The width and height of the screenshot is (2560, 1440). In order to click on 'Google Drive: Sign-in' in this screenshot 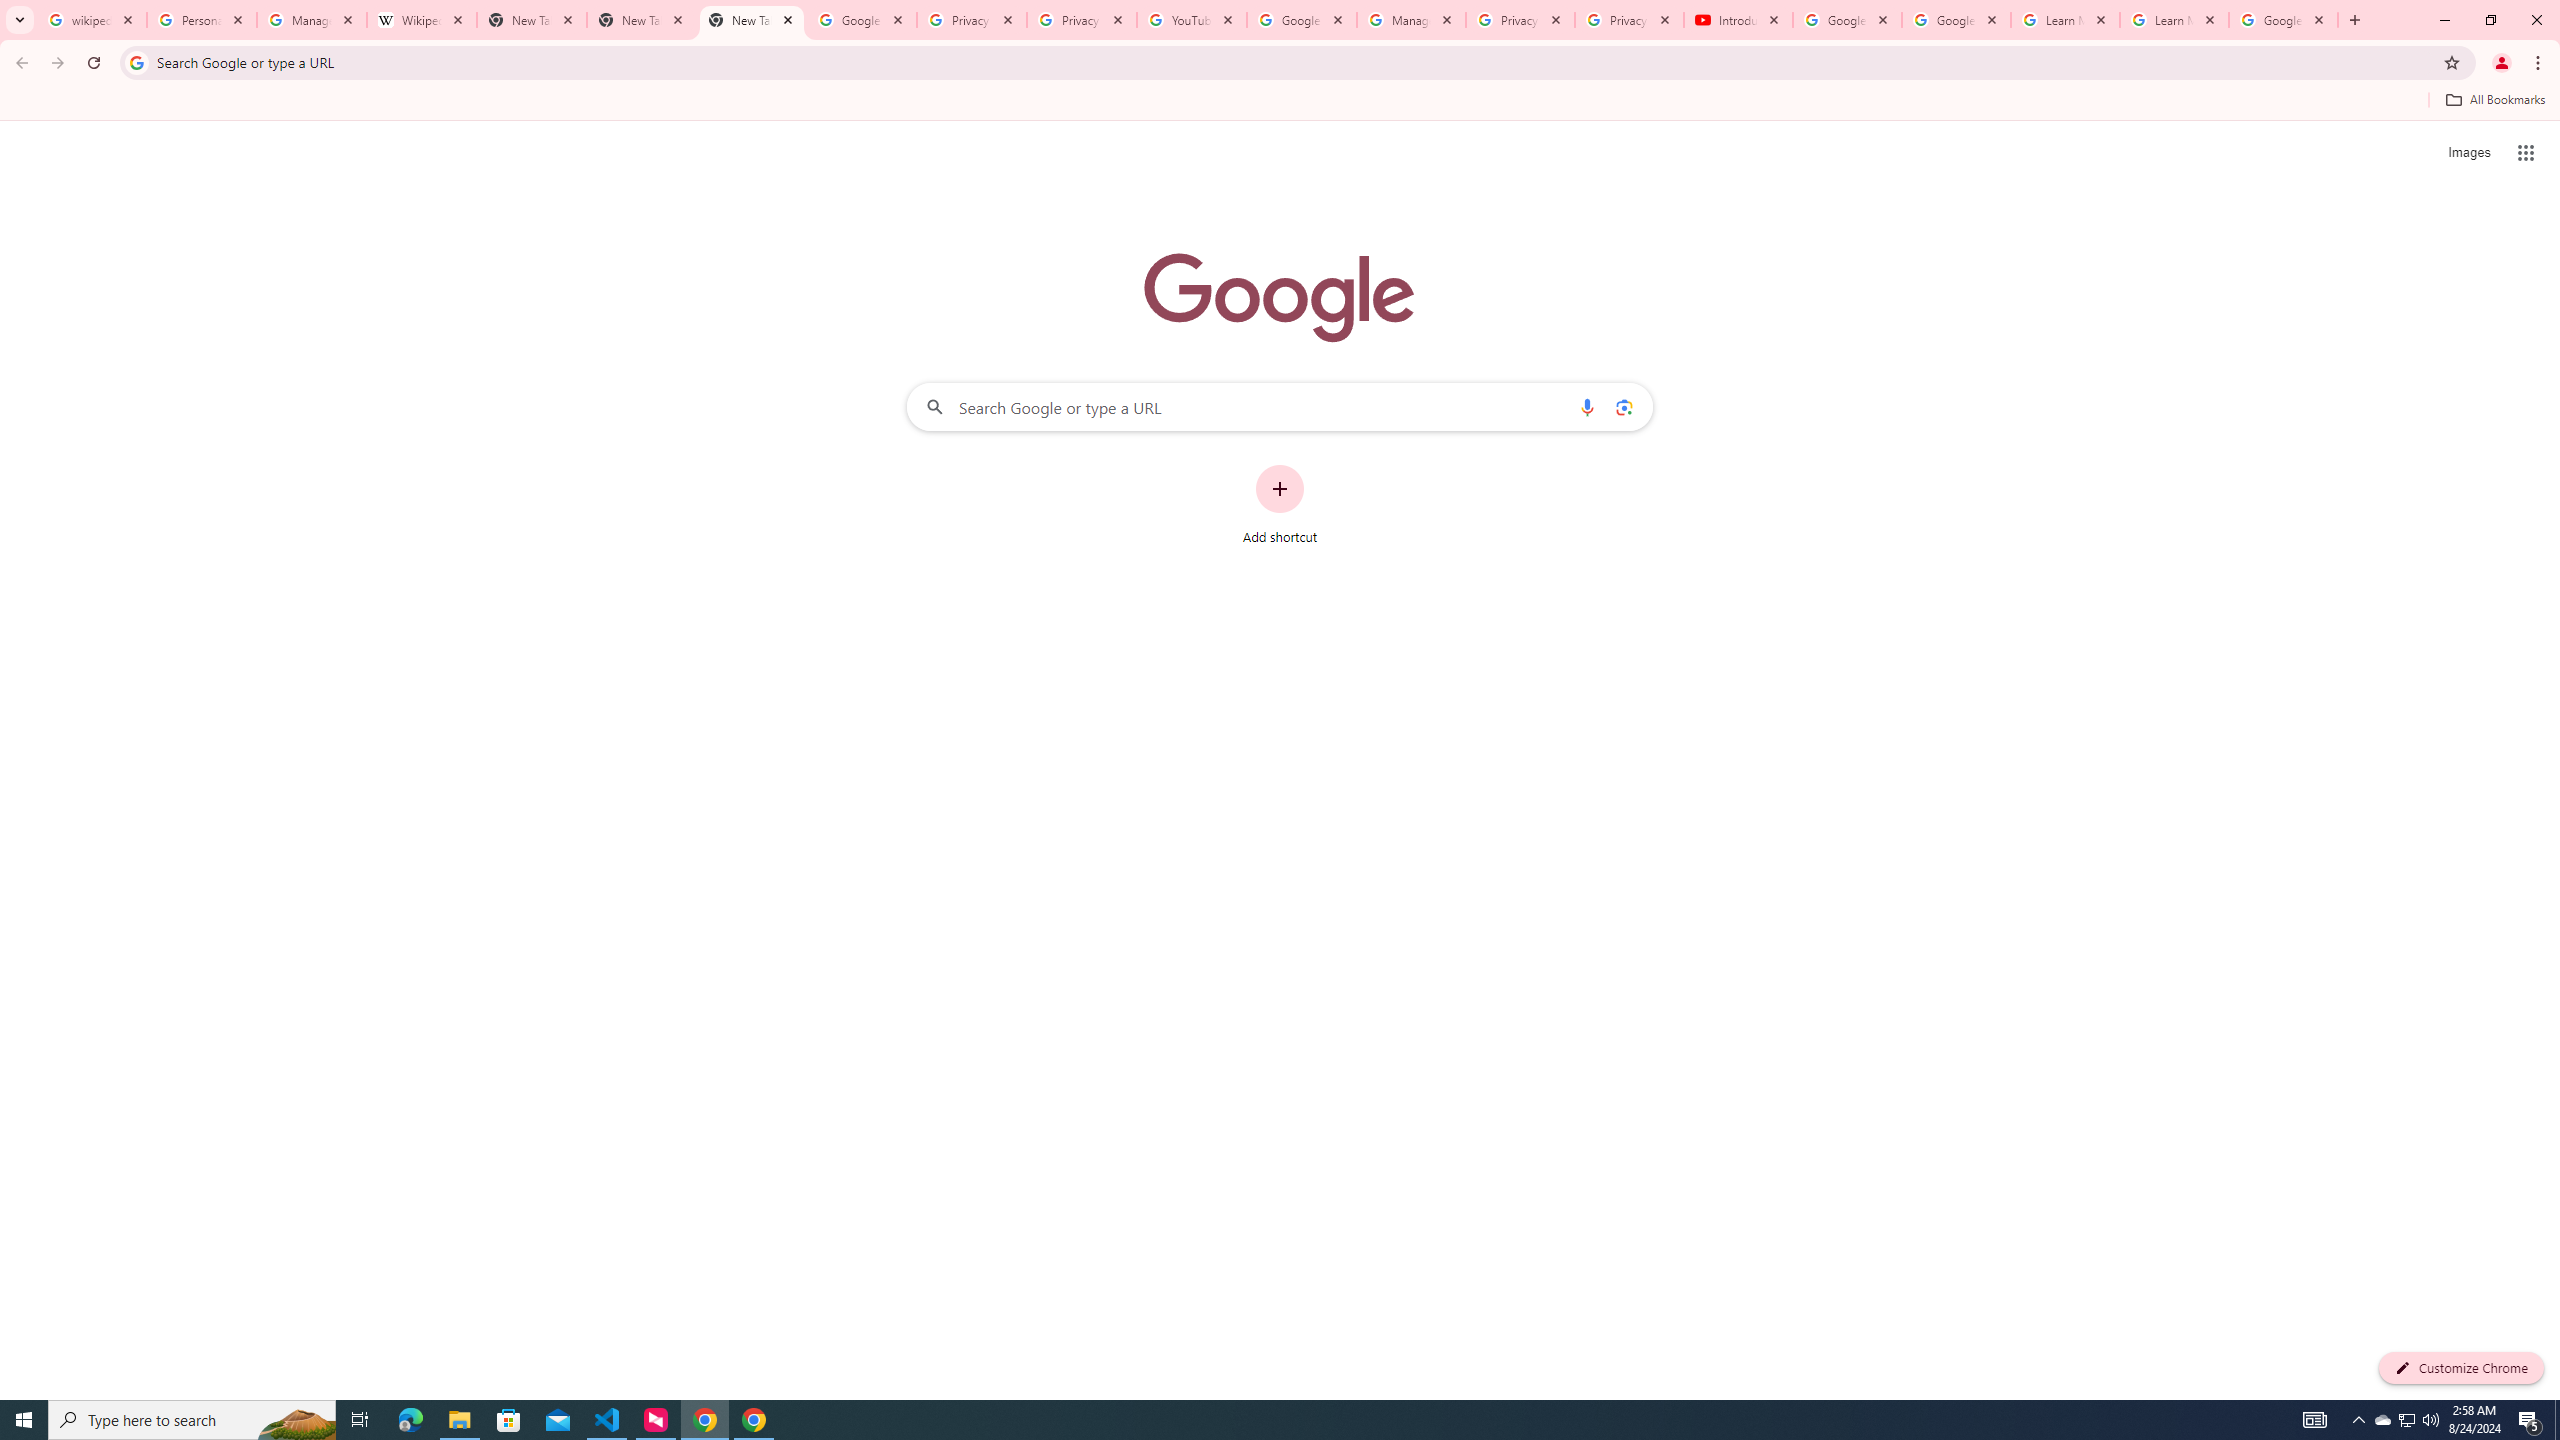, I will do `click(861, 19)`.